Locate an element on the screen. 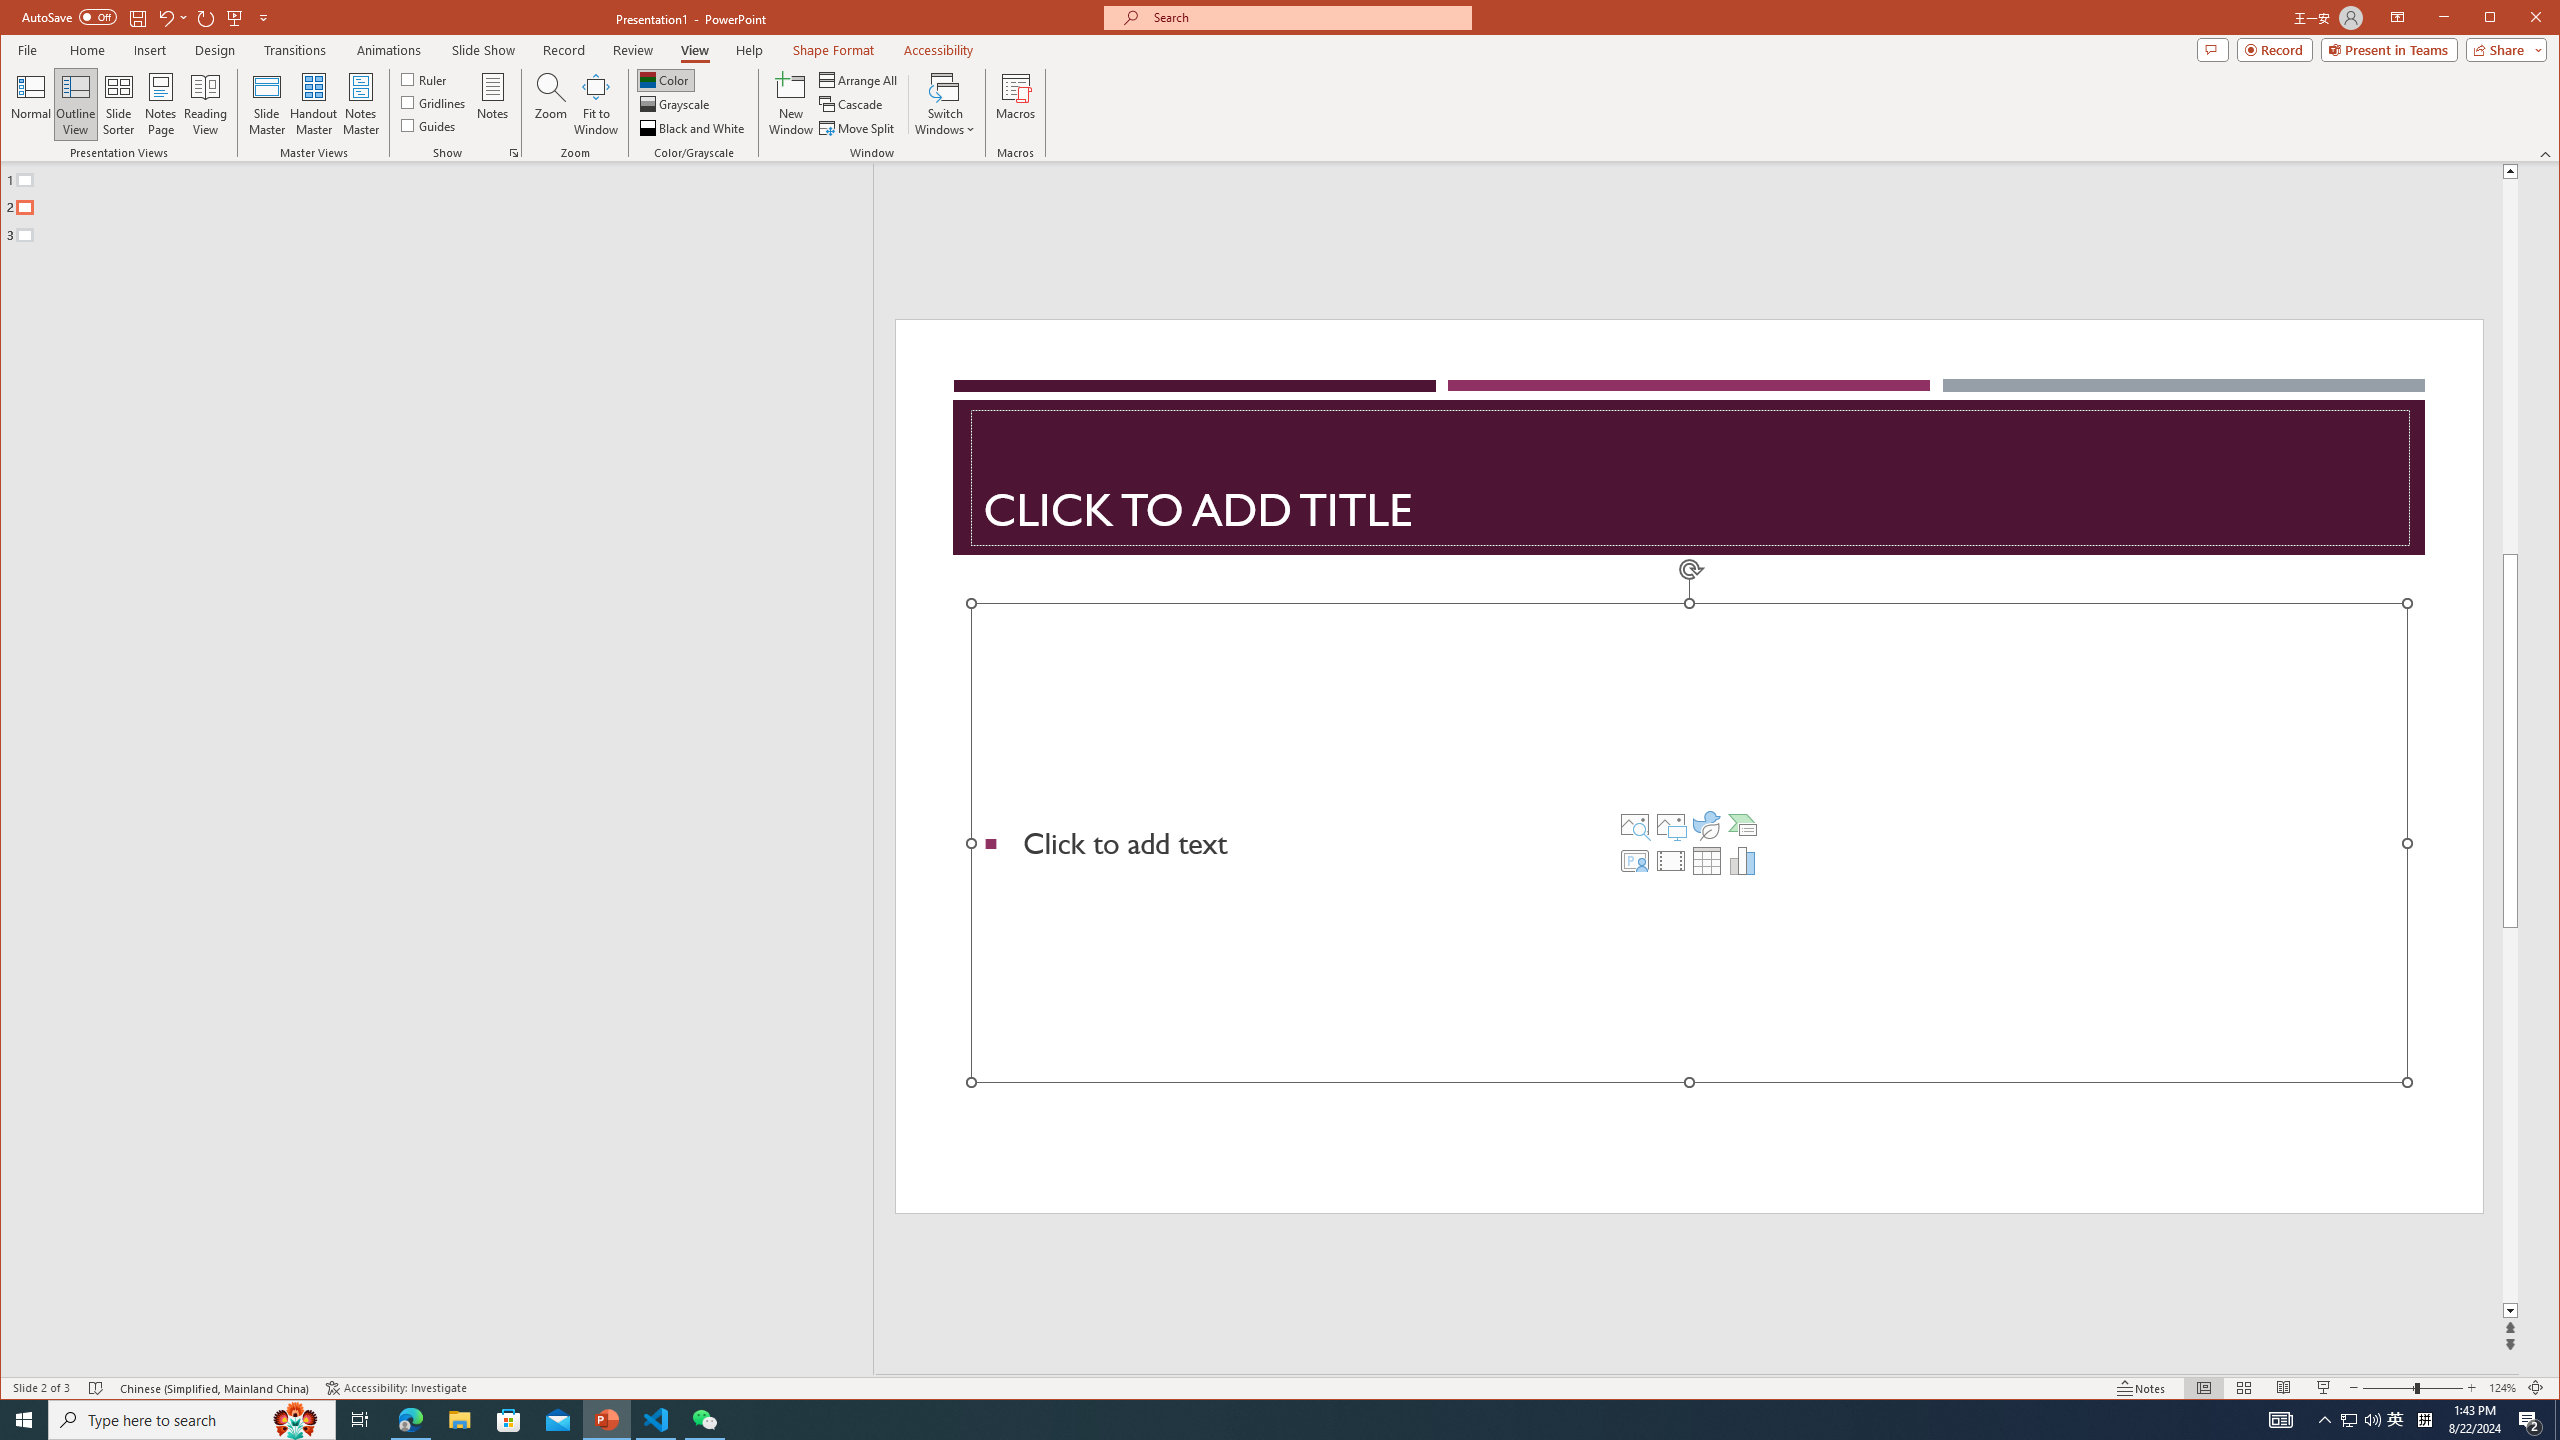 The width and height of the screenshot is (2560, 1440). 'Fit to Window' is located at coordinates (595, 103).